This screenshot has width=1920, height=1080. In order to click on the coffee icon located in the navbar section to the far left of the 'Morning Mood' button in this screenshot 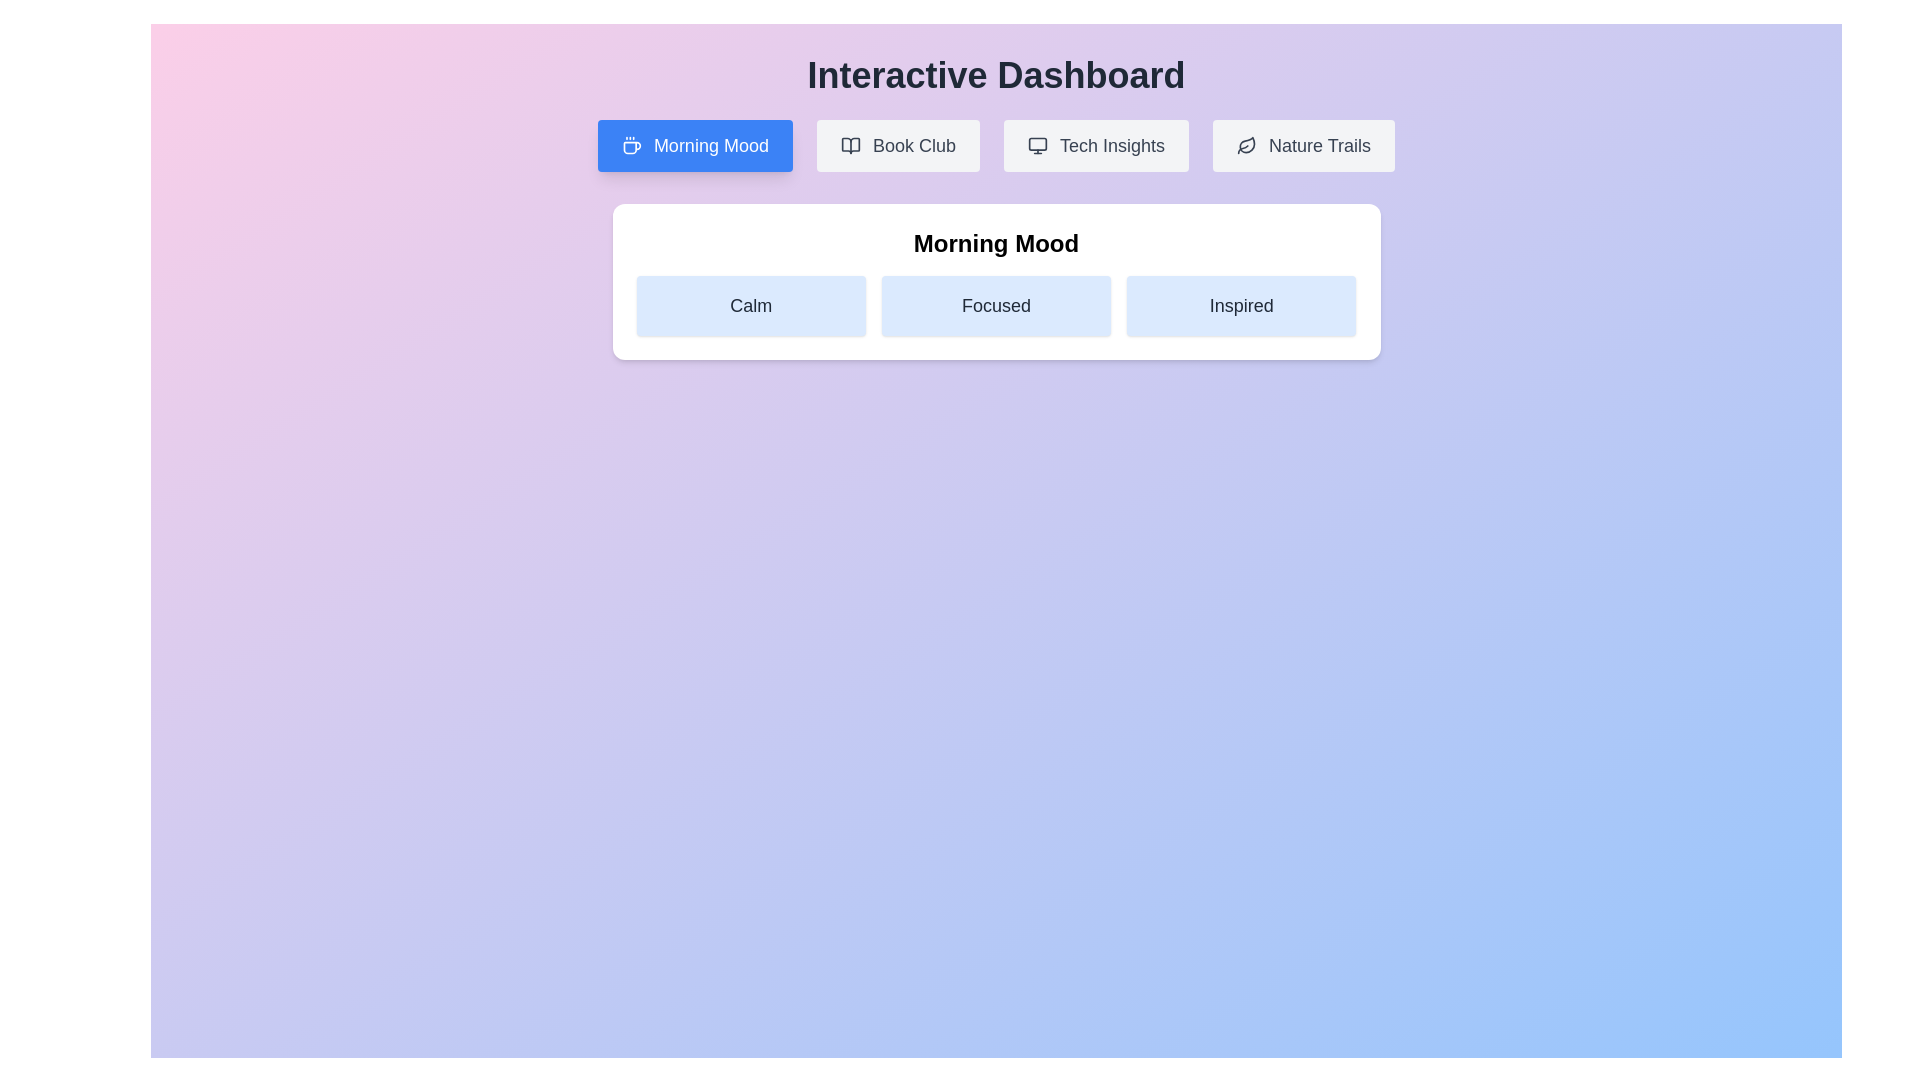, I will do `click(630, 145)`.